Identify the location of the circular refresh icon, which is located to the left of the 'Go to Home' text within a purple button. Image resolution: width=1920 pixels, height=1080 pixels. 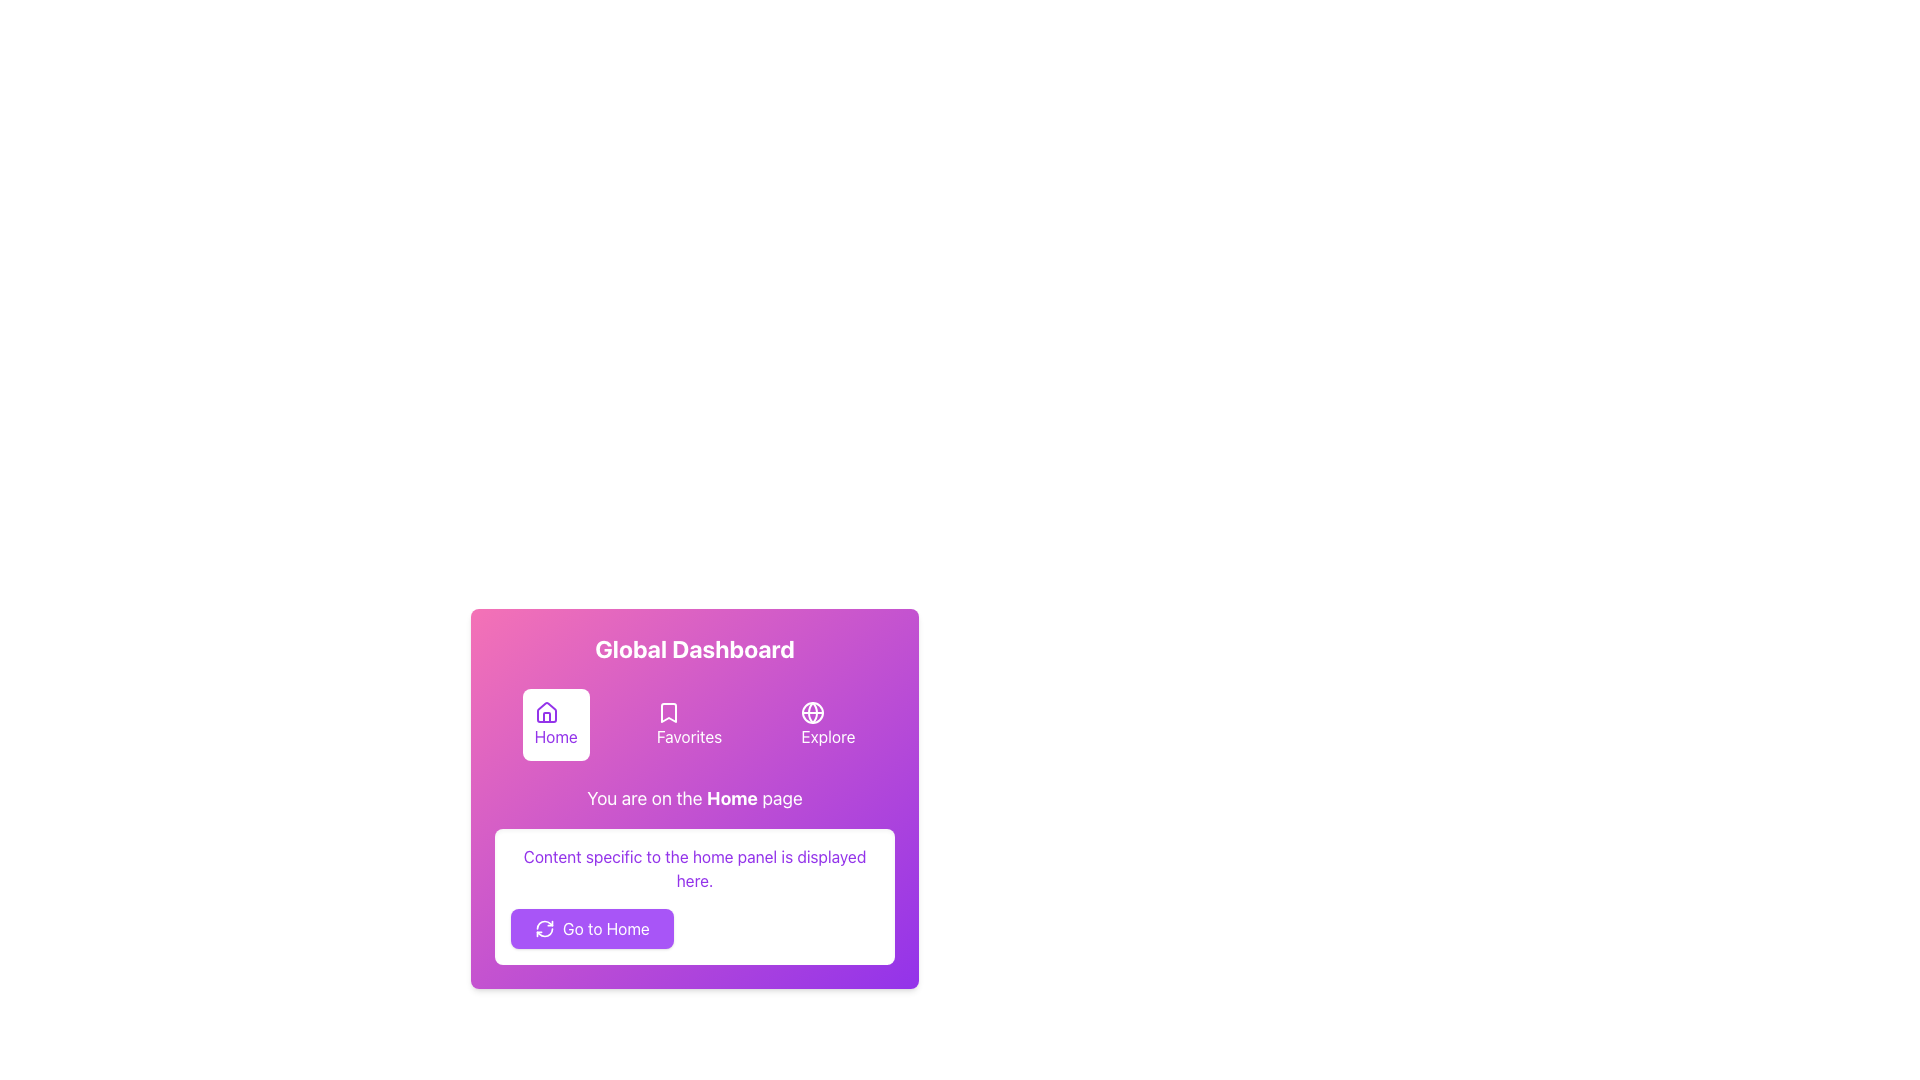
(545, 929).